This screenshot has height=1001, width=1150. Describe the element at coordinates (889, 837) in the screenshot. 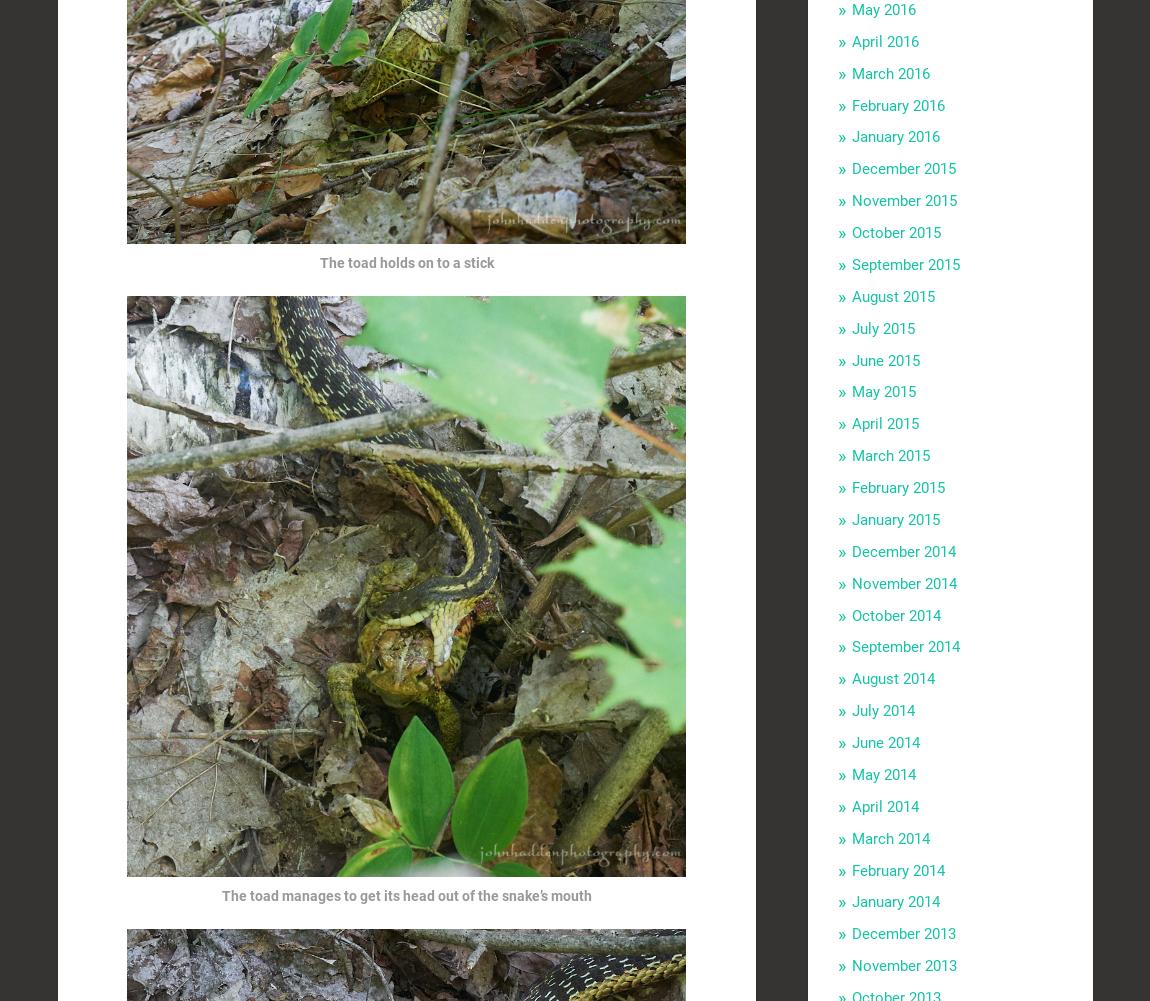

I see `'March 2014'` at that location.